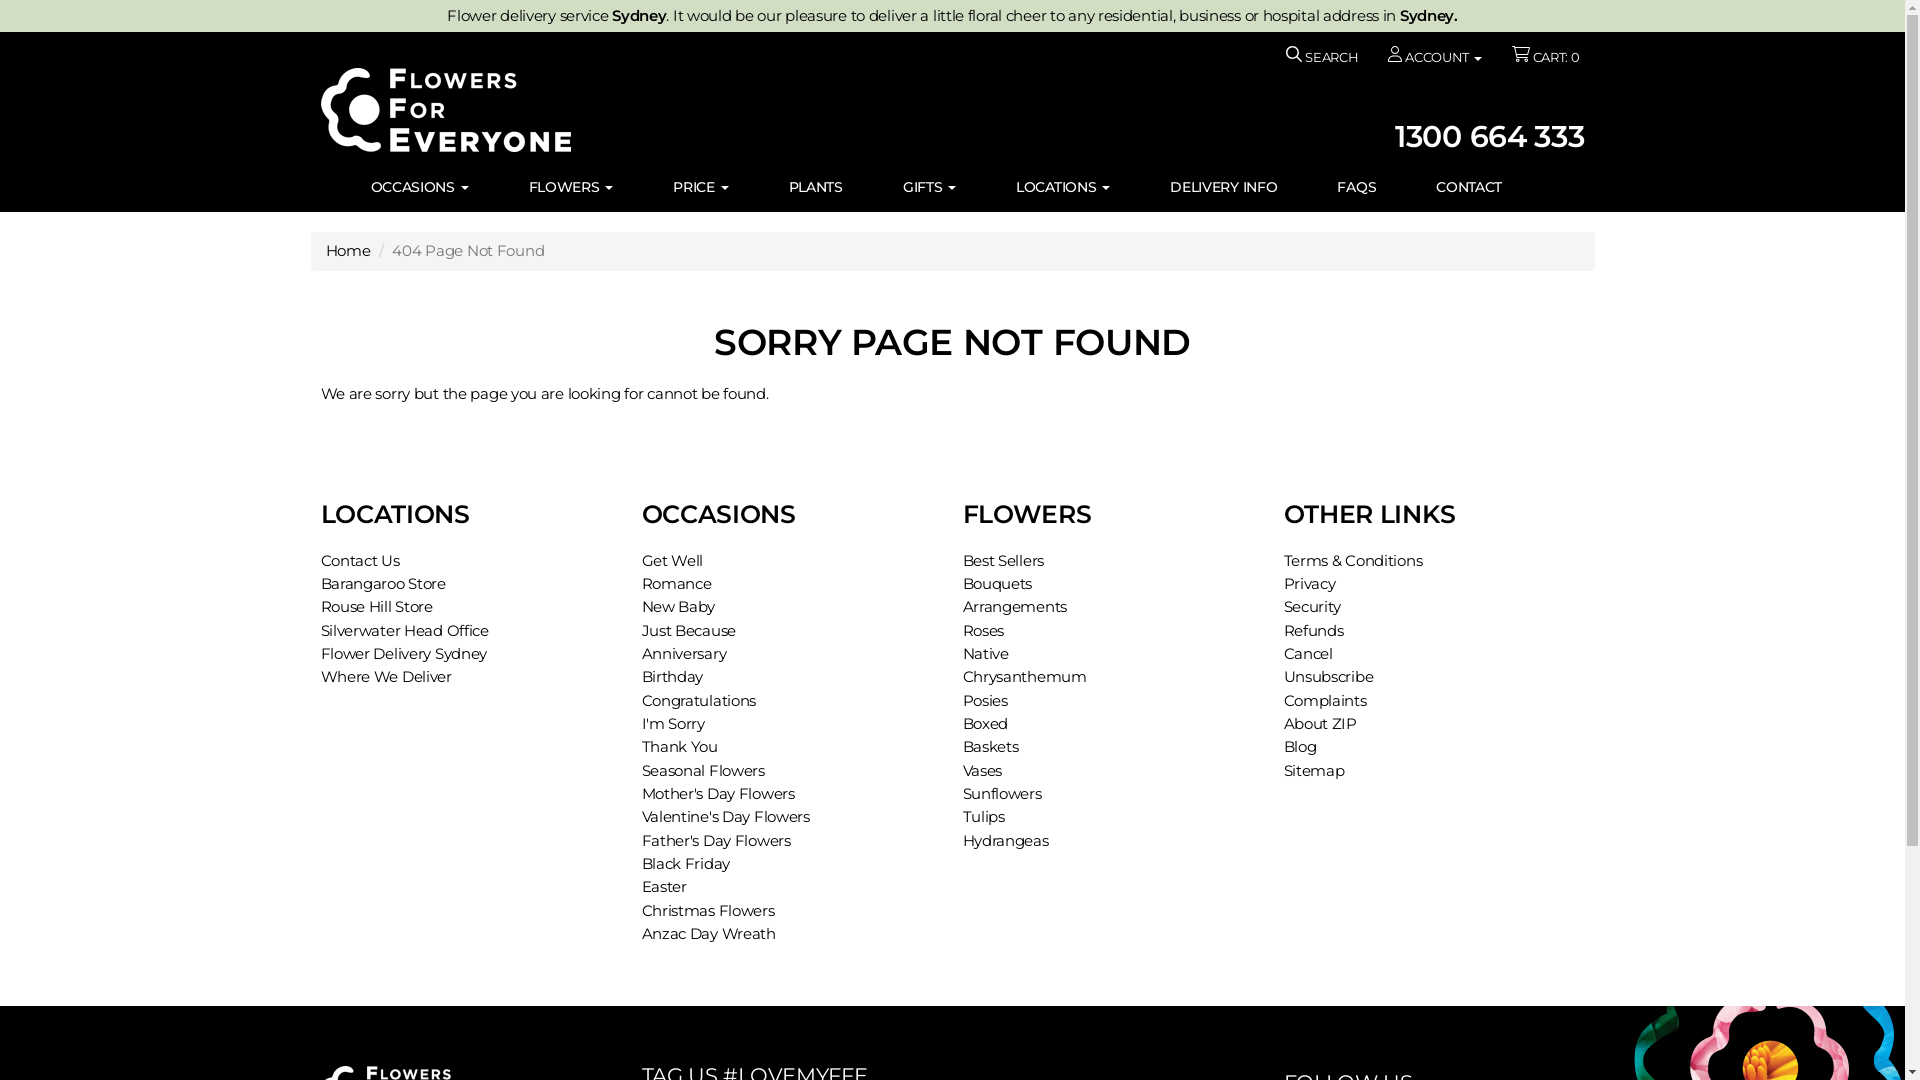 The width and height of the screenshot is (1920, 1080). Describe the element at coordinates (961, 676) in the screenshot. I see `'Chrysanthemum'` at that location.